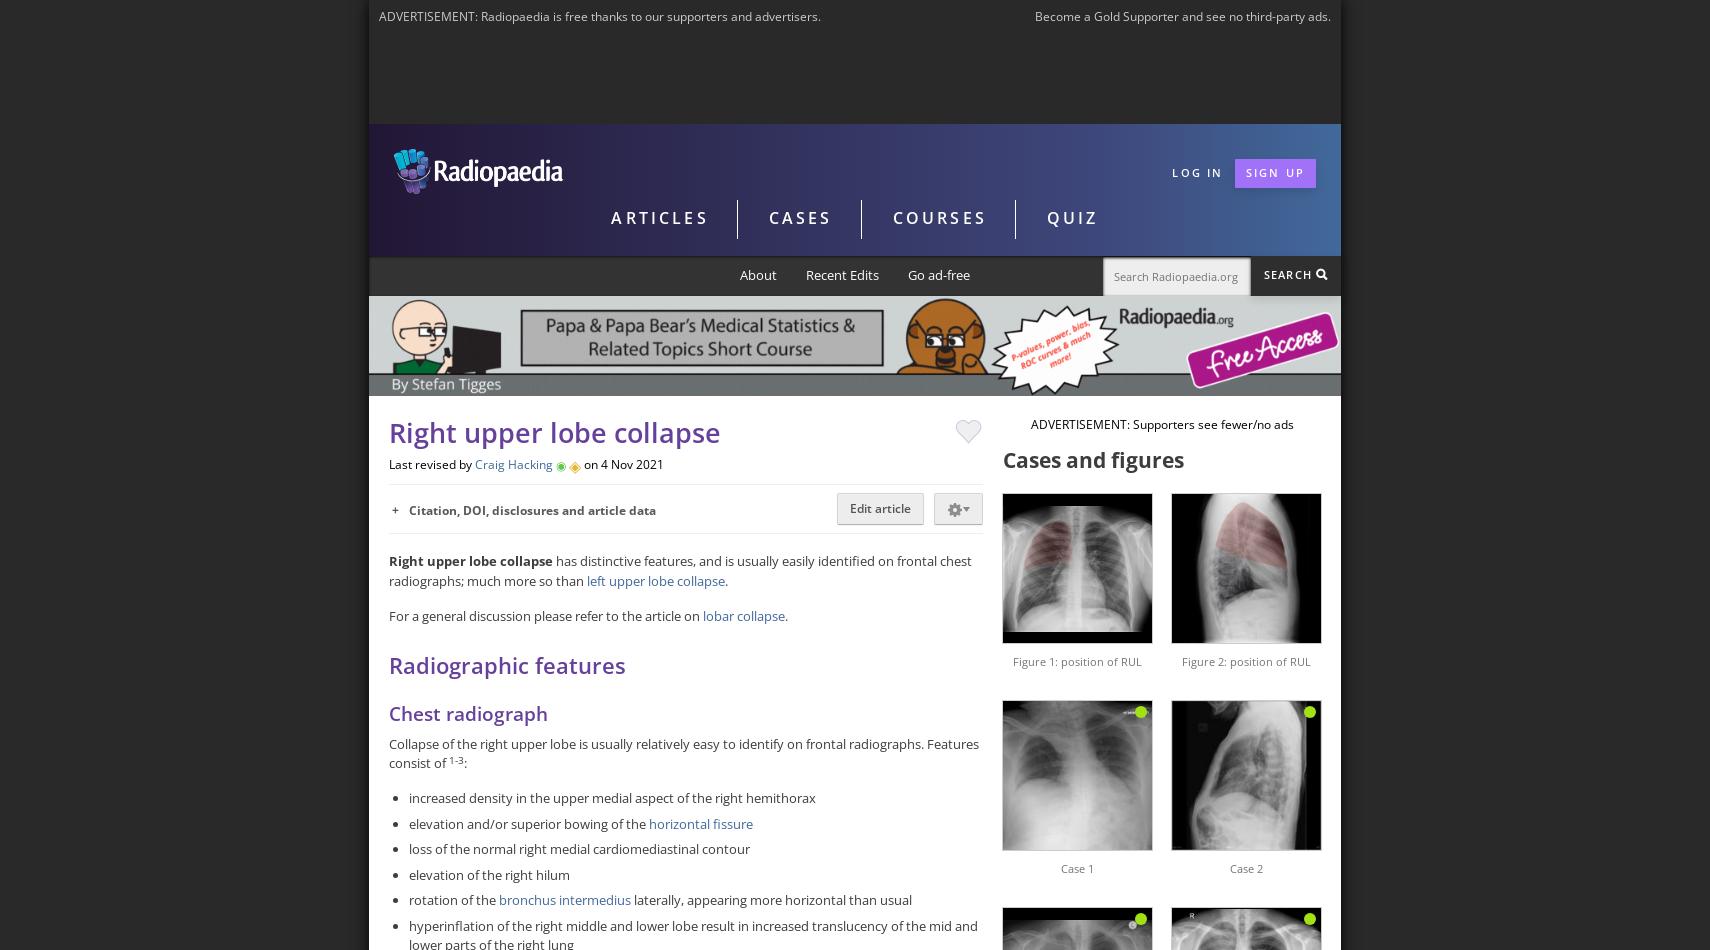 The height and width of the screenshot is (950, 1710). I want to click on 'left upper lobe collapse', so click(654, 579).